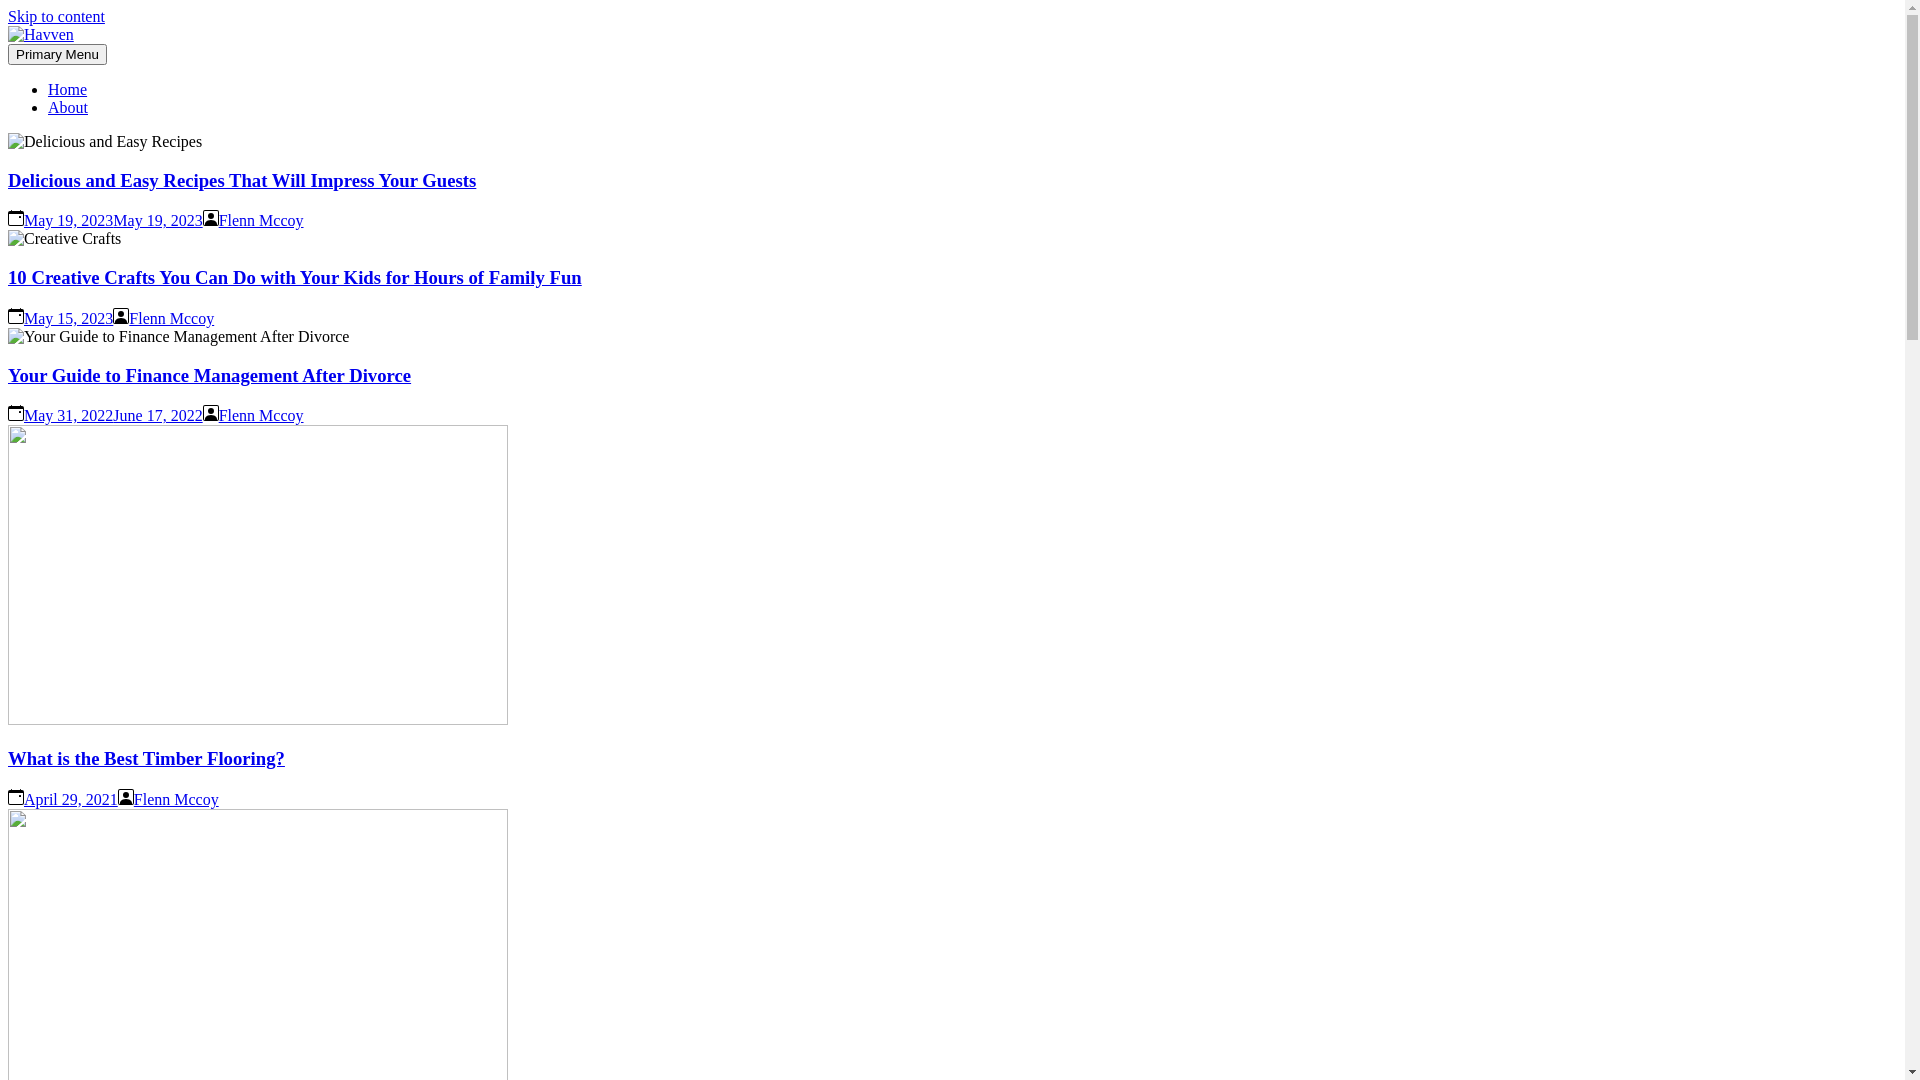 The width and height of the screenshot is (1920, 1080). Describe the element at coordinates (240, 180) in the screenshot. I see `'Delicious and Easy Recipes That Will Impress Your Guests'` at that location.